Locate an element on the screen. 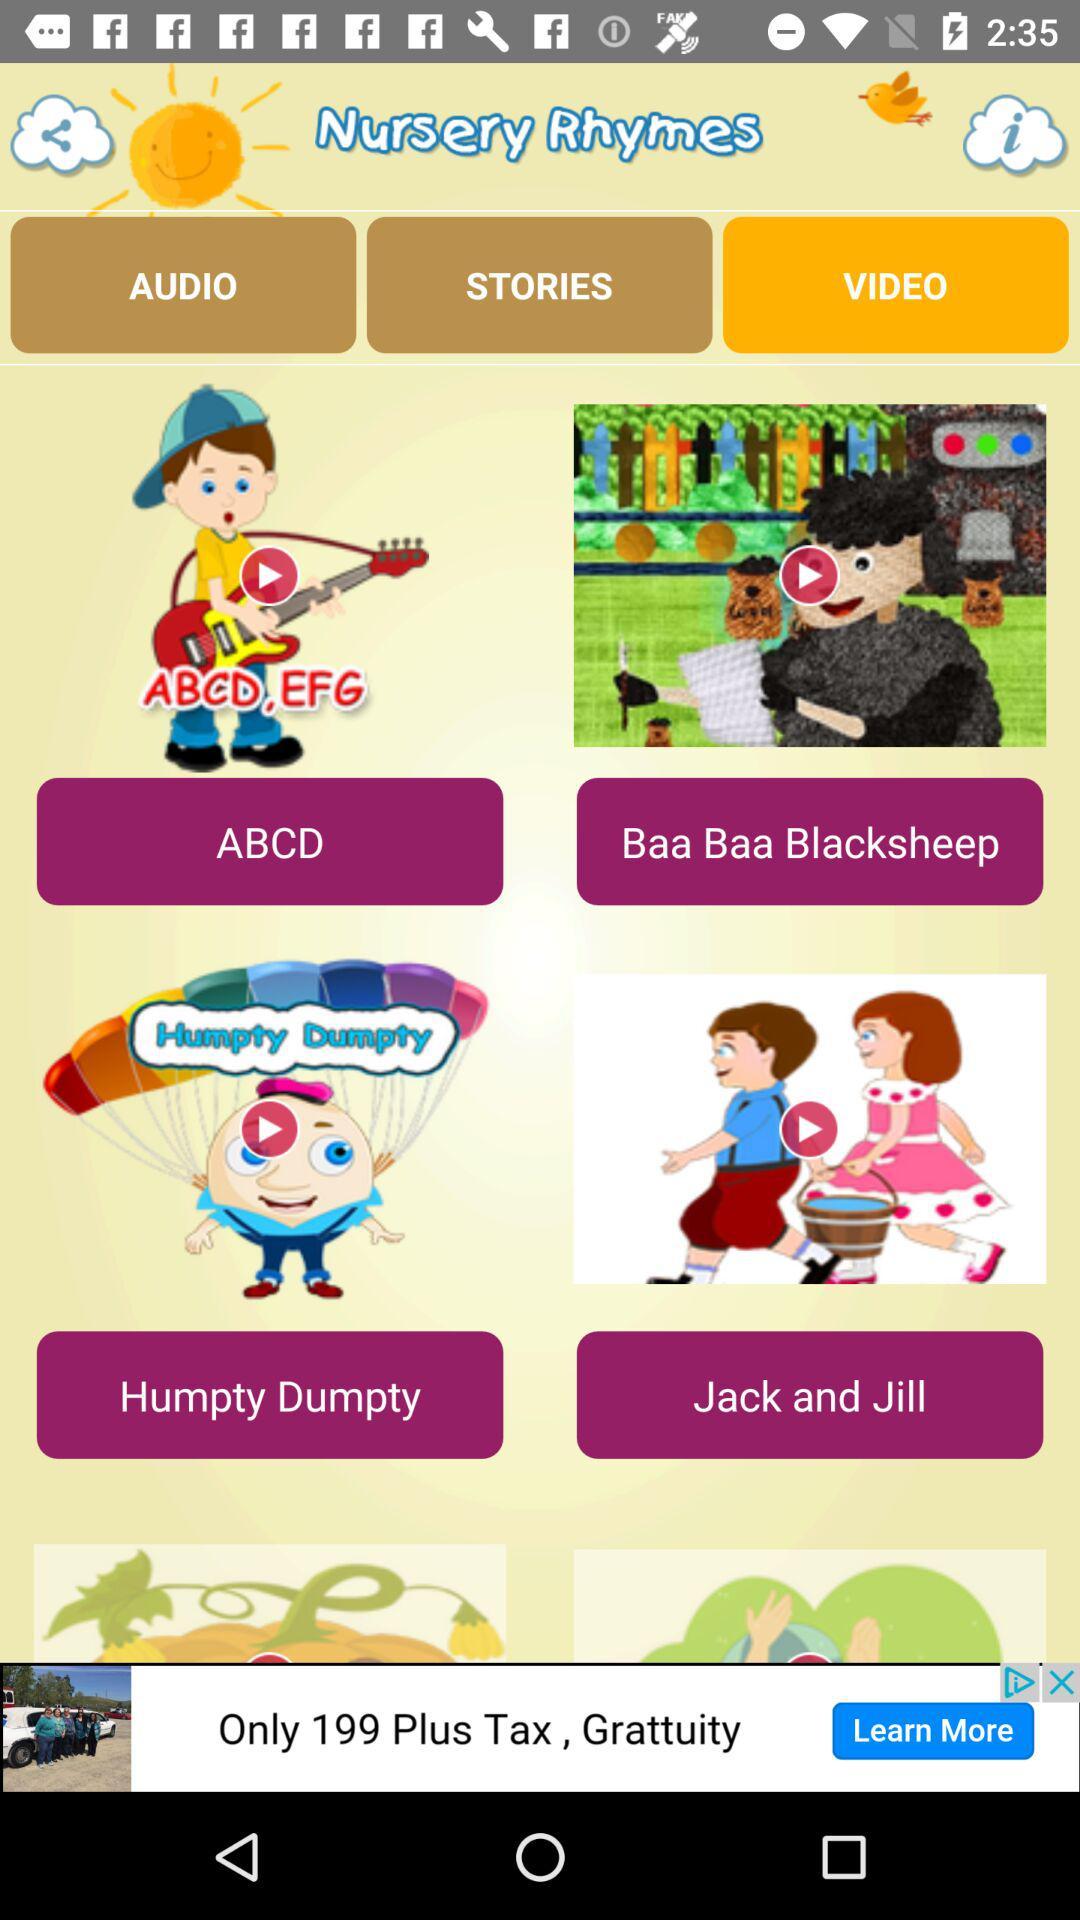 Image resolution: width=1080 pixels, height=1920 pixels. clicks the advertisement is located at coordinates (540, 1727).